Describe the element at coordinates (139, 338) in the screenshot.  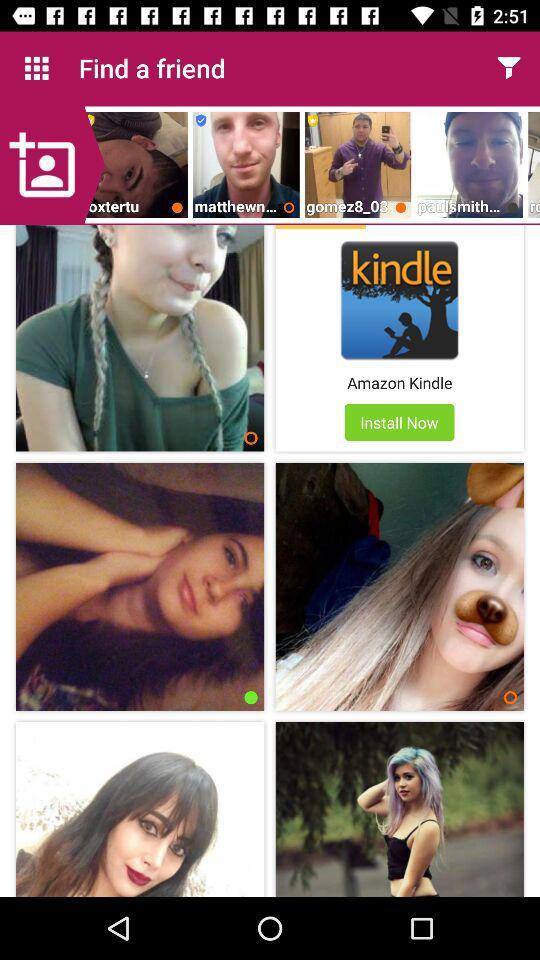
I see `the image before kindle` at that location.